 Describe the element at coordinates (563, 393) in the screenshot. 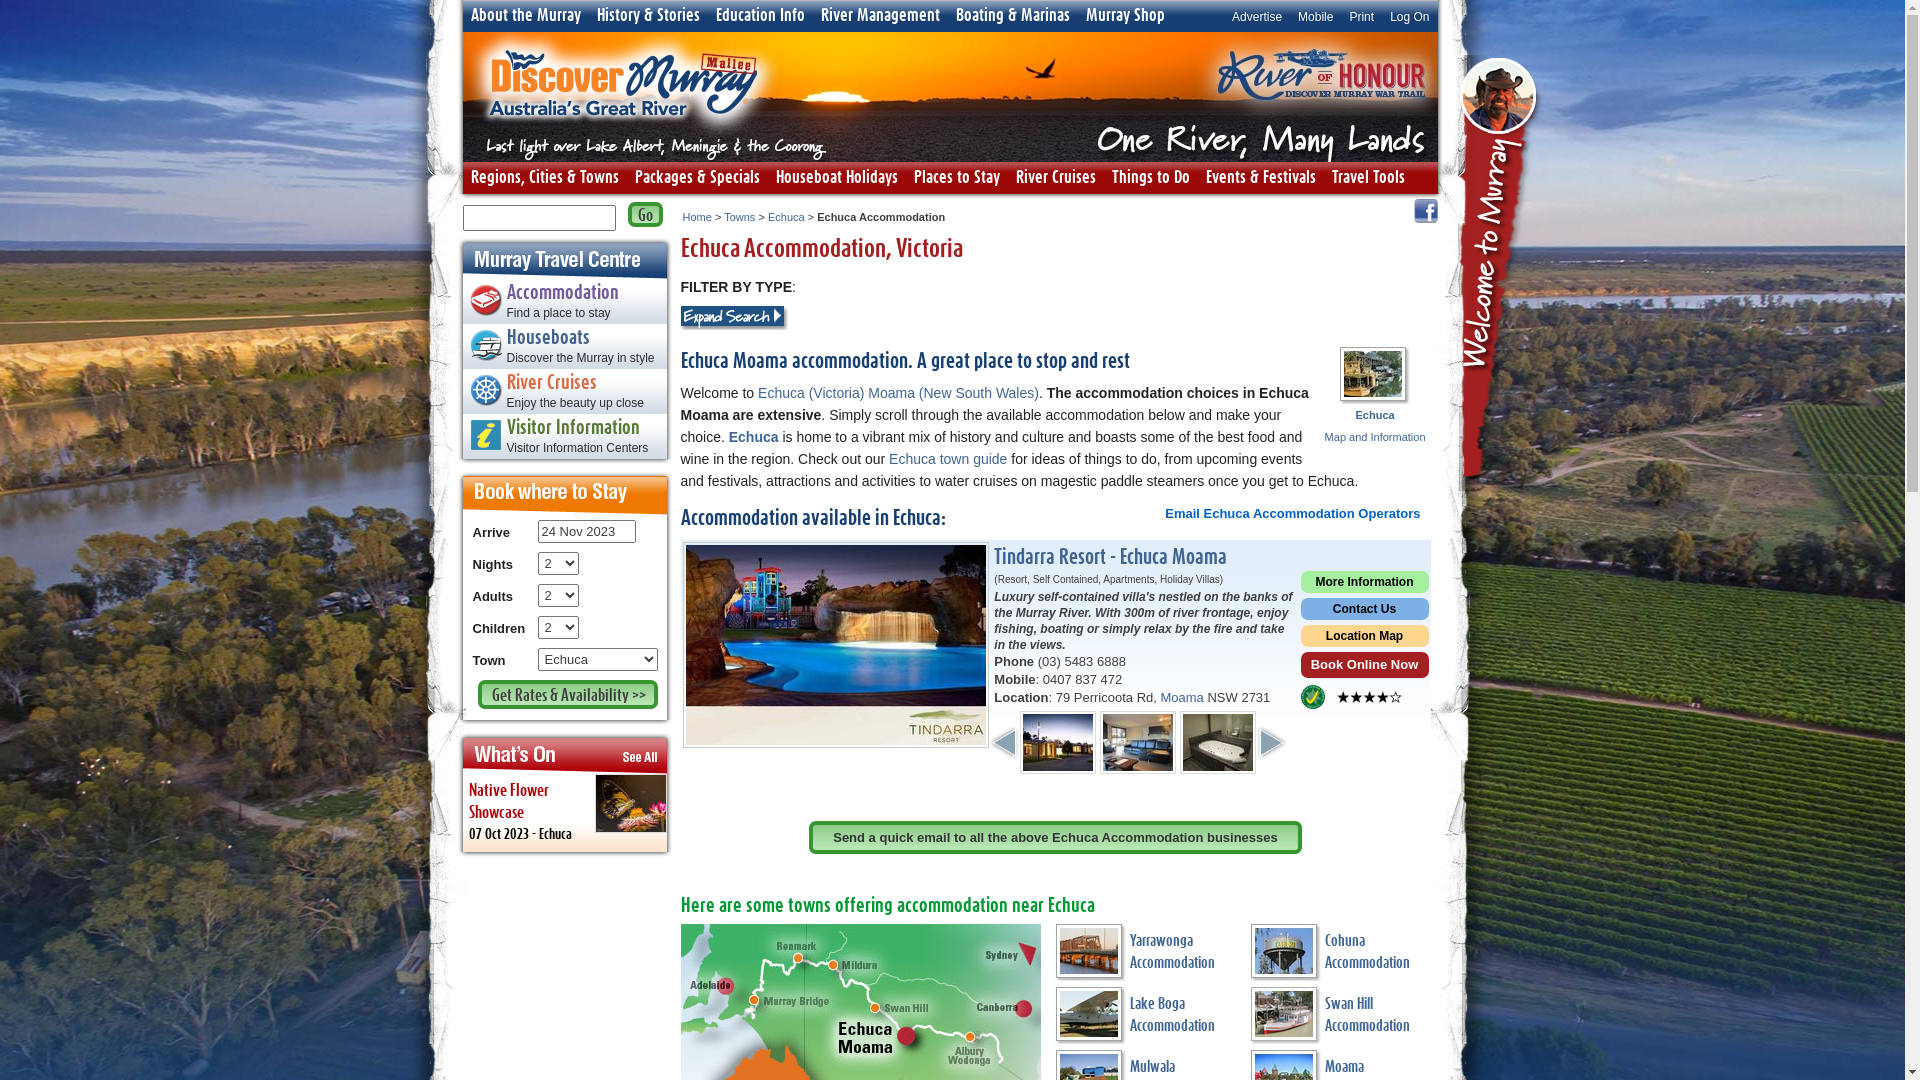

I see `'River Cruises` at that location.